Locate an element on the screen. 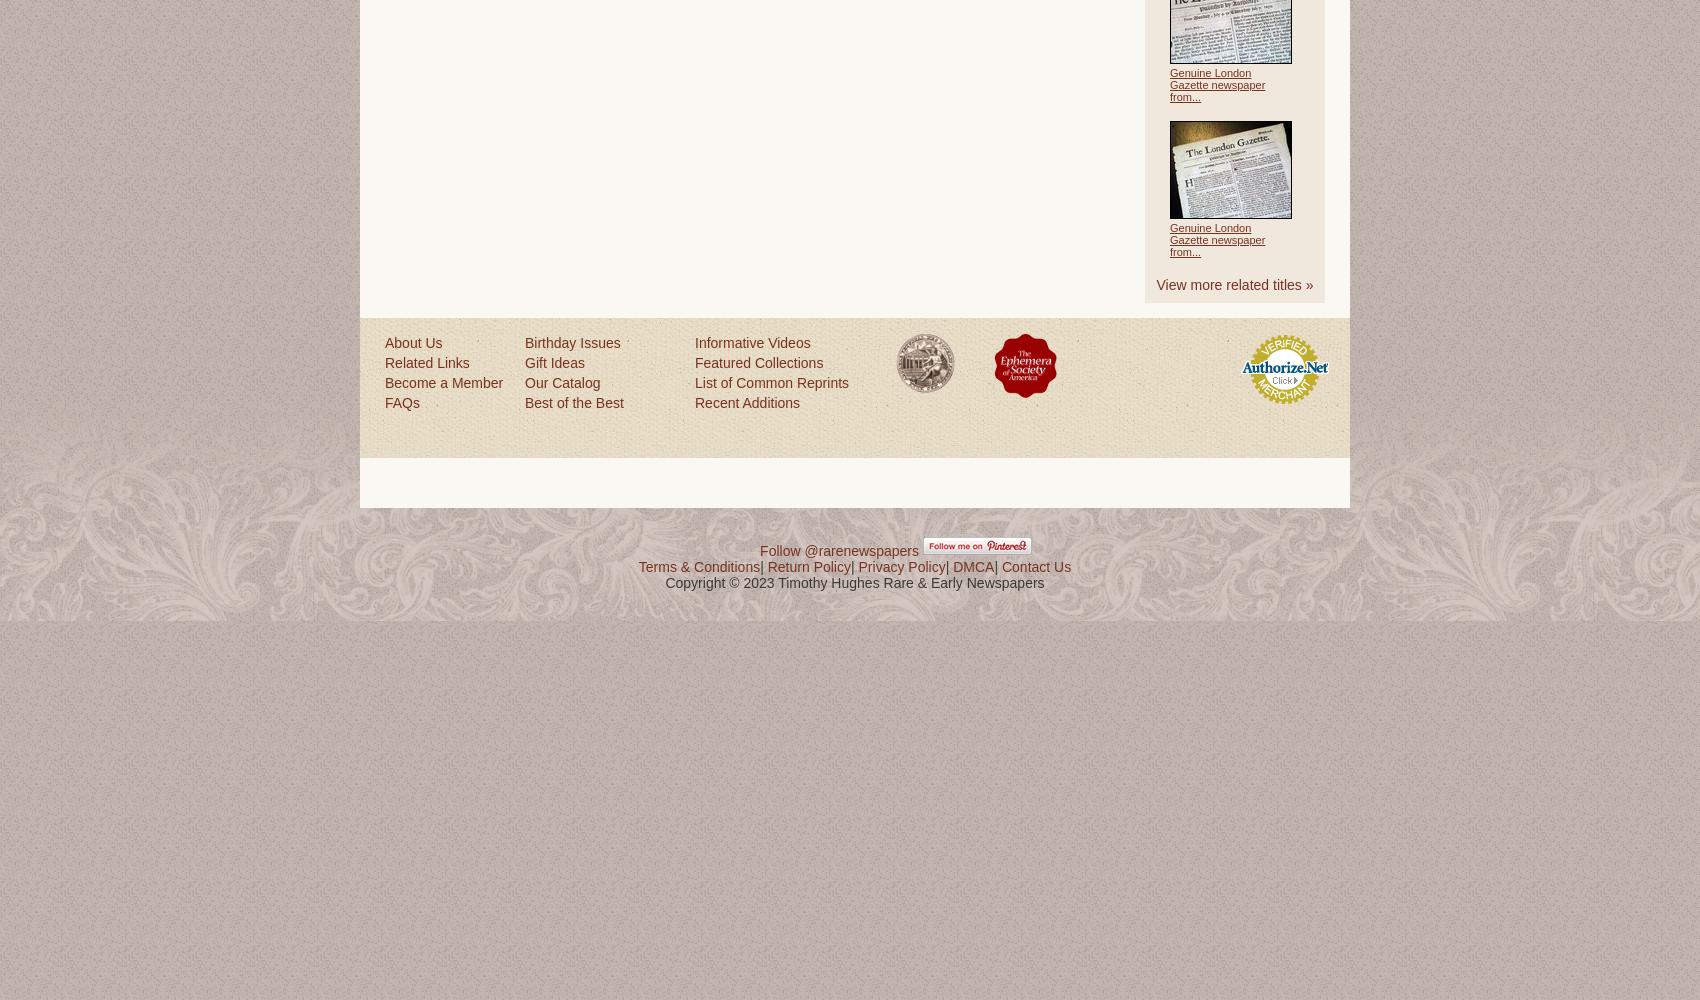 The height and width of the screenshot is (1000, 1700). 'DMCA' is located at coordinates (972, 565).